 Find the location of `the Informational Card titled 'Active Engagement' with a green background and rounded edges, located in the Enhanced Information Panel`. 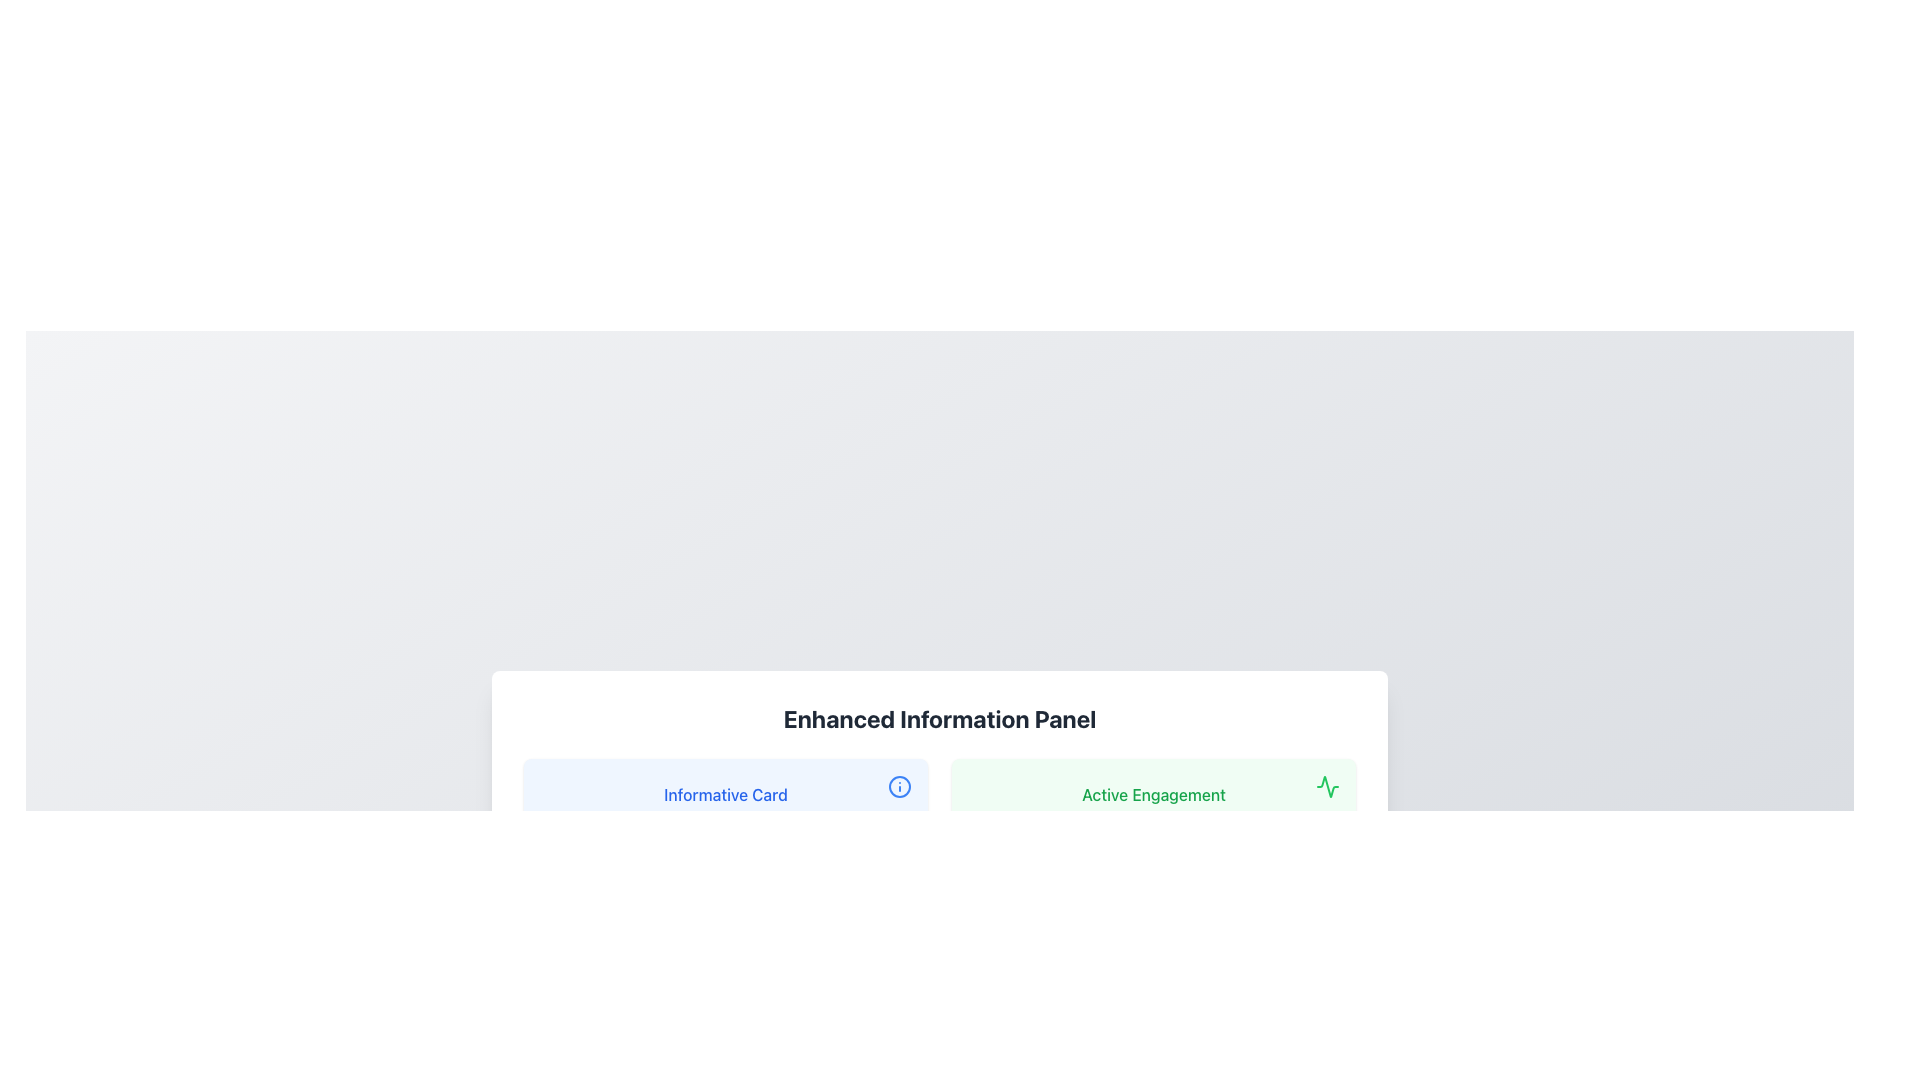

the Informational Card titled 'Active Engagement' with a green background and rounded edges, located in the Enhanced Information Panel is located at coordinates (1153, 822).